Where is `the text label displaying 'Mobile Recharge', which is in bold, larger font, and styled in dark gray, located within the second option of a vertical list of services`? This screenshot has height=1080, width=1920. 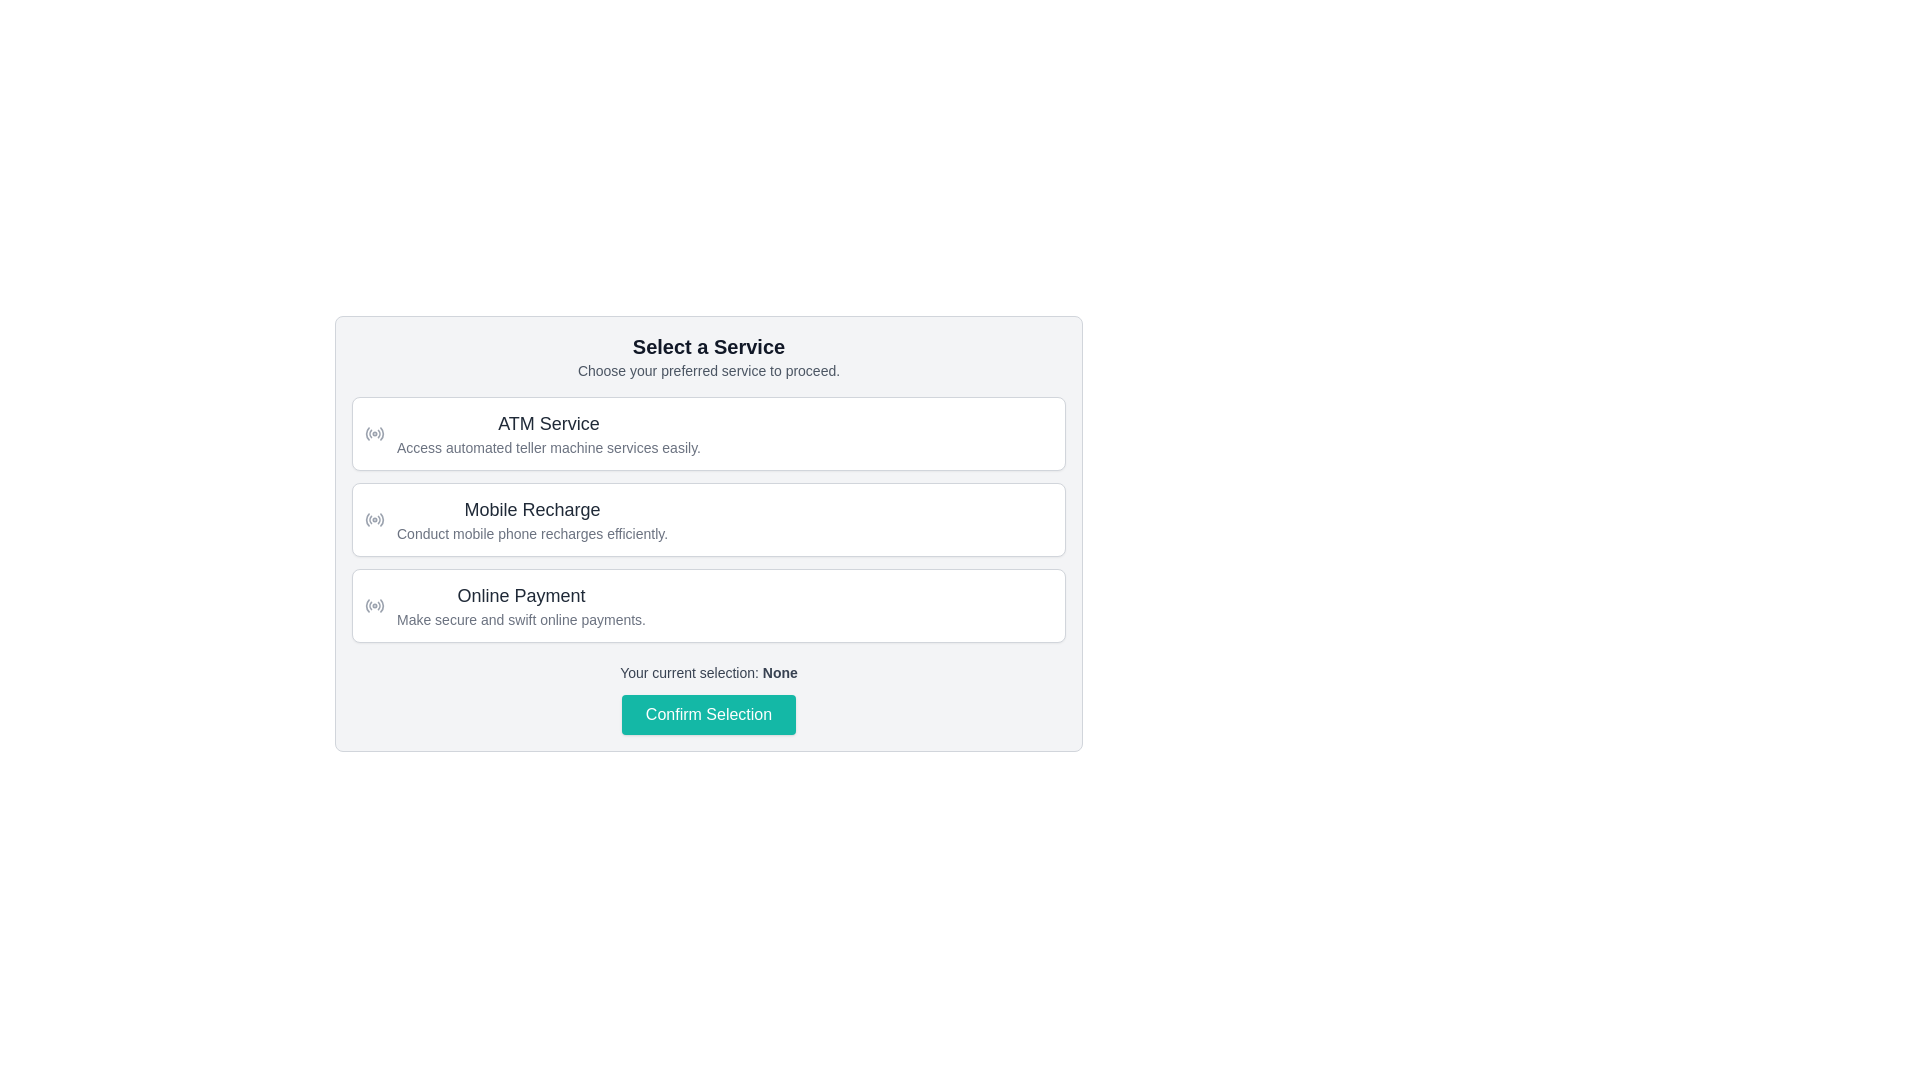
the text label displaying 'Mobile Recharge', which is in bold, larger font, and styled in dark gray, located within the second option of a vertical list of services is located at coordinates (532, 508).